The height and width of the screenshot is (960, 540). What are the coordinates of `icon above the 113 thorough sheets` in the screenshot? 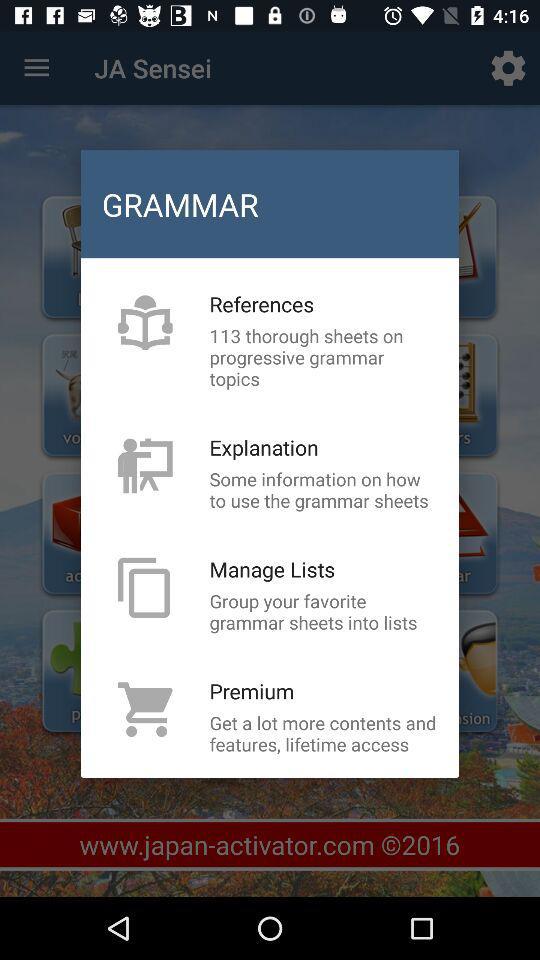 It's located at (261, 304).